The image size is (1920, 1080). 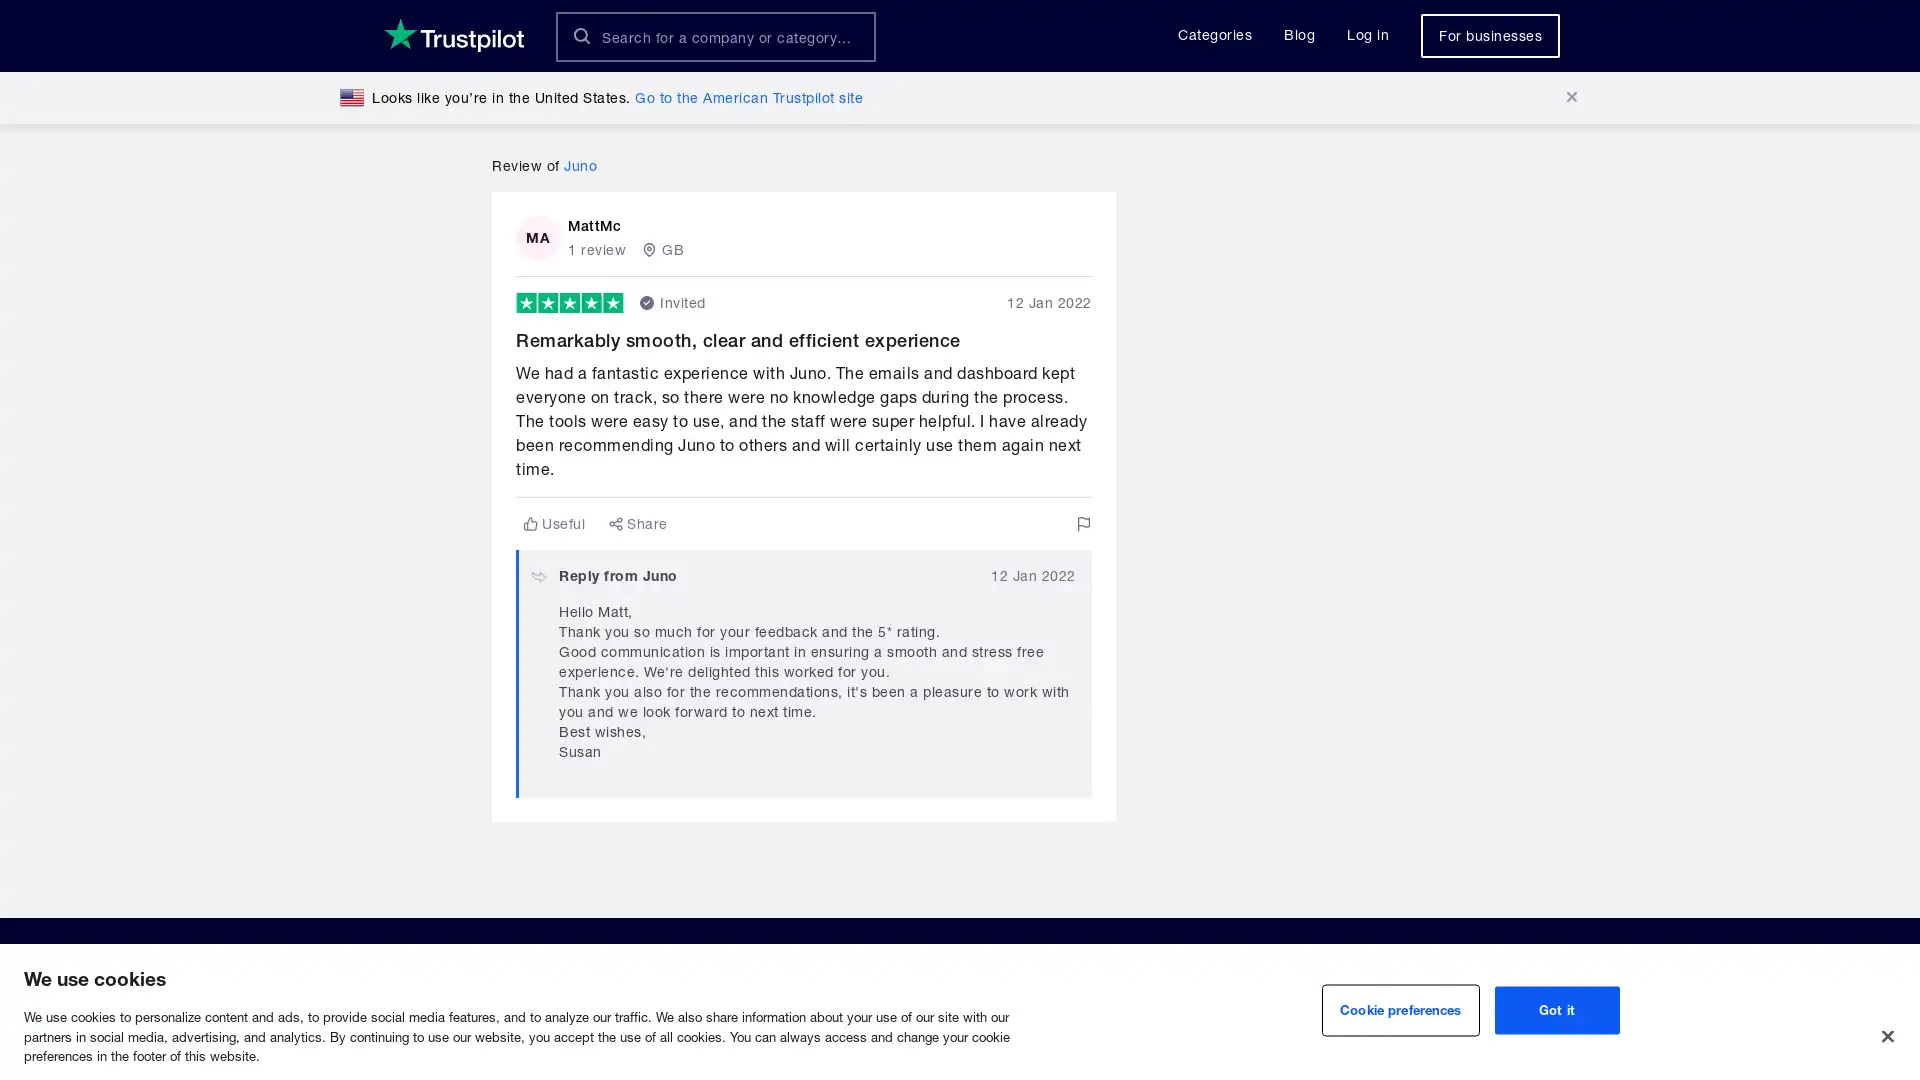 What do you see at coordinates (672, 303) in the screenshot?
I see `Invited` at bounding box center [672, 303].